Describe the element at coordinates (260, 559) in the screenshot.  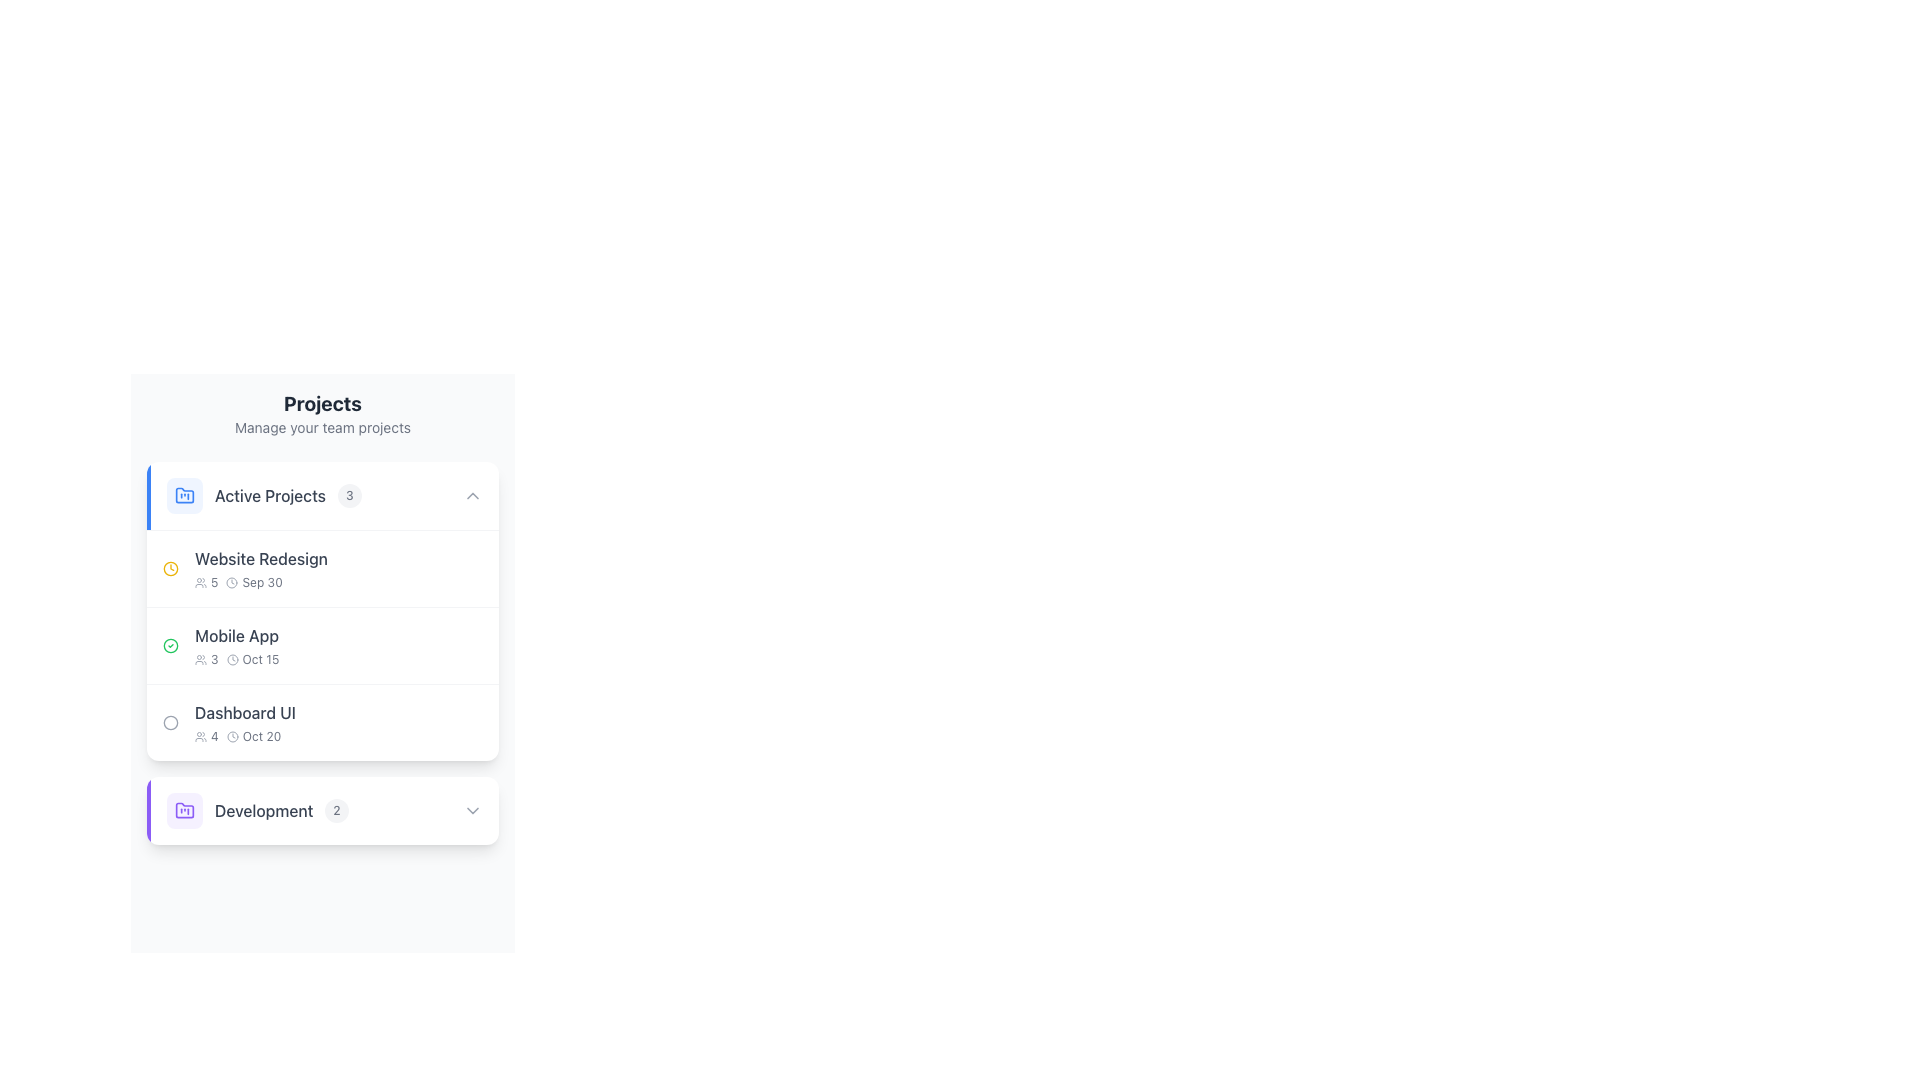
I see `the static text label displaying the project title 'Website Redesign', which is the first project listed under the 'Active Projects' group` at that location.